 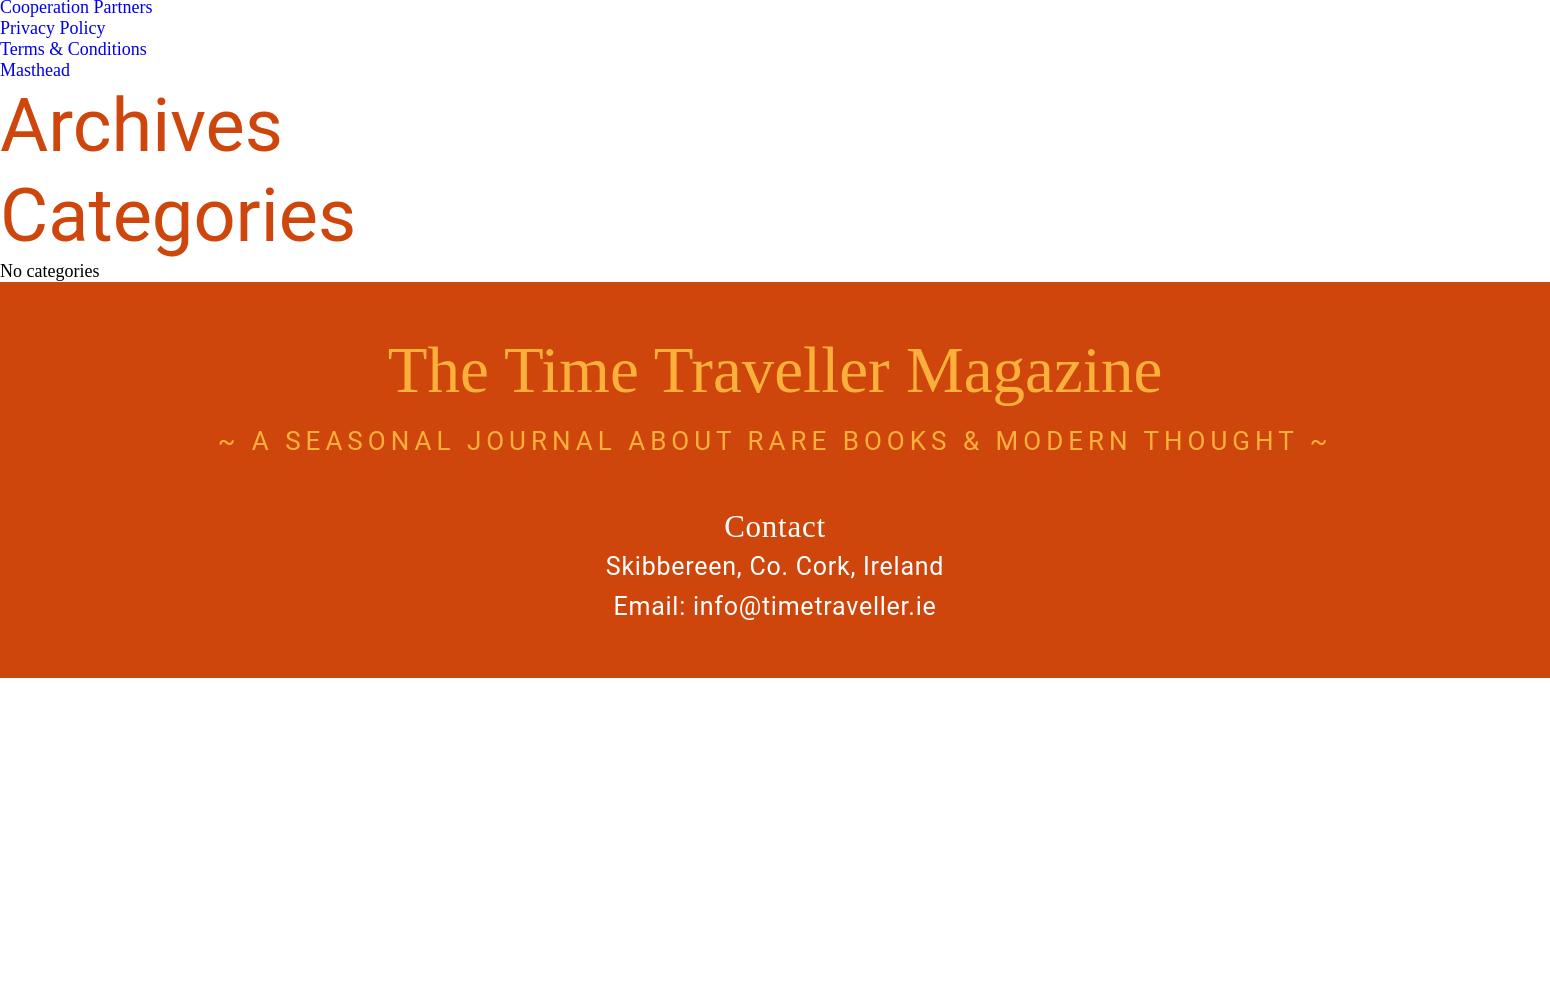 What do you see at coordinates (847, 605) in the screenshot?
I see `'timetraveller.ie'` at bounding box center [847, 605].